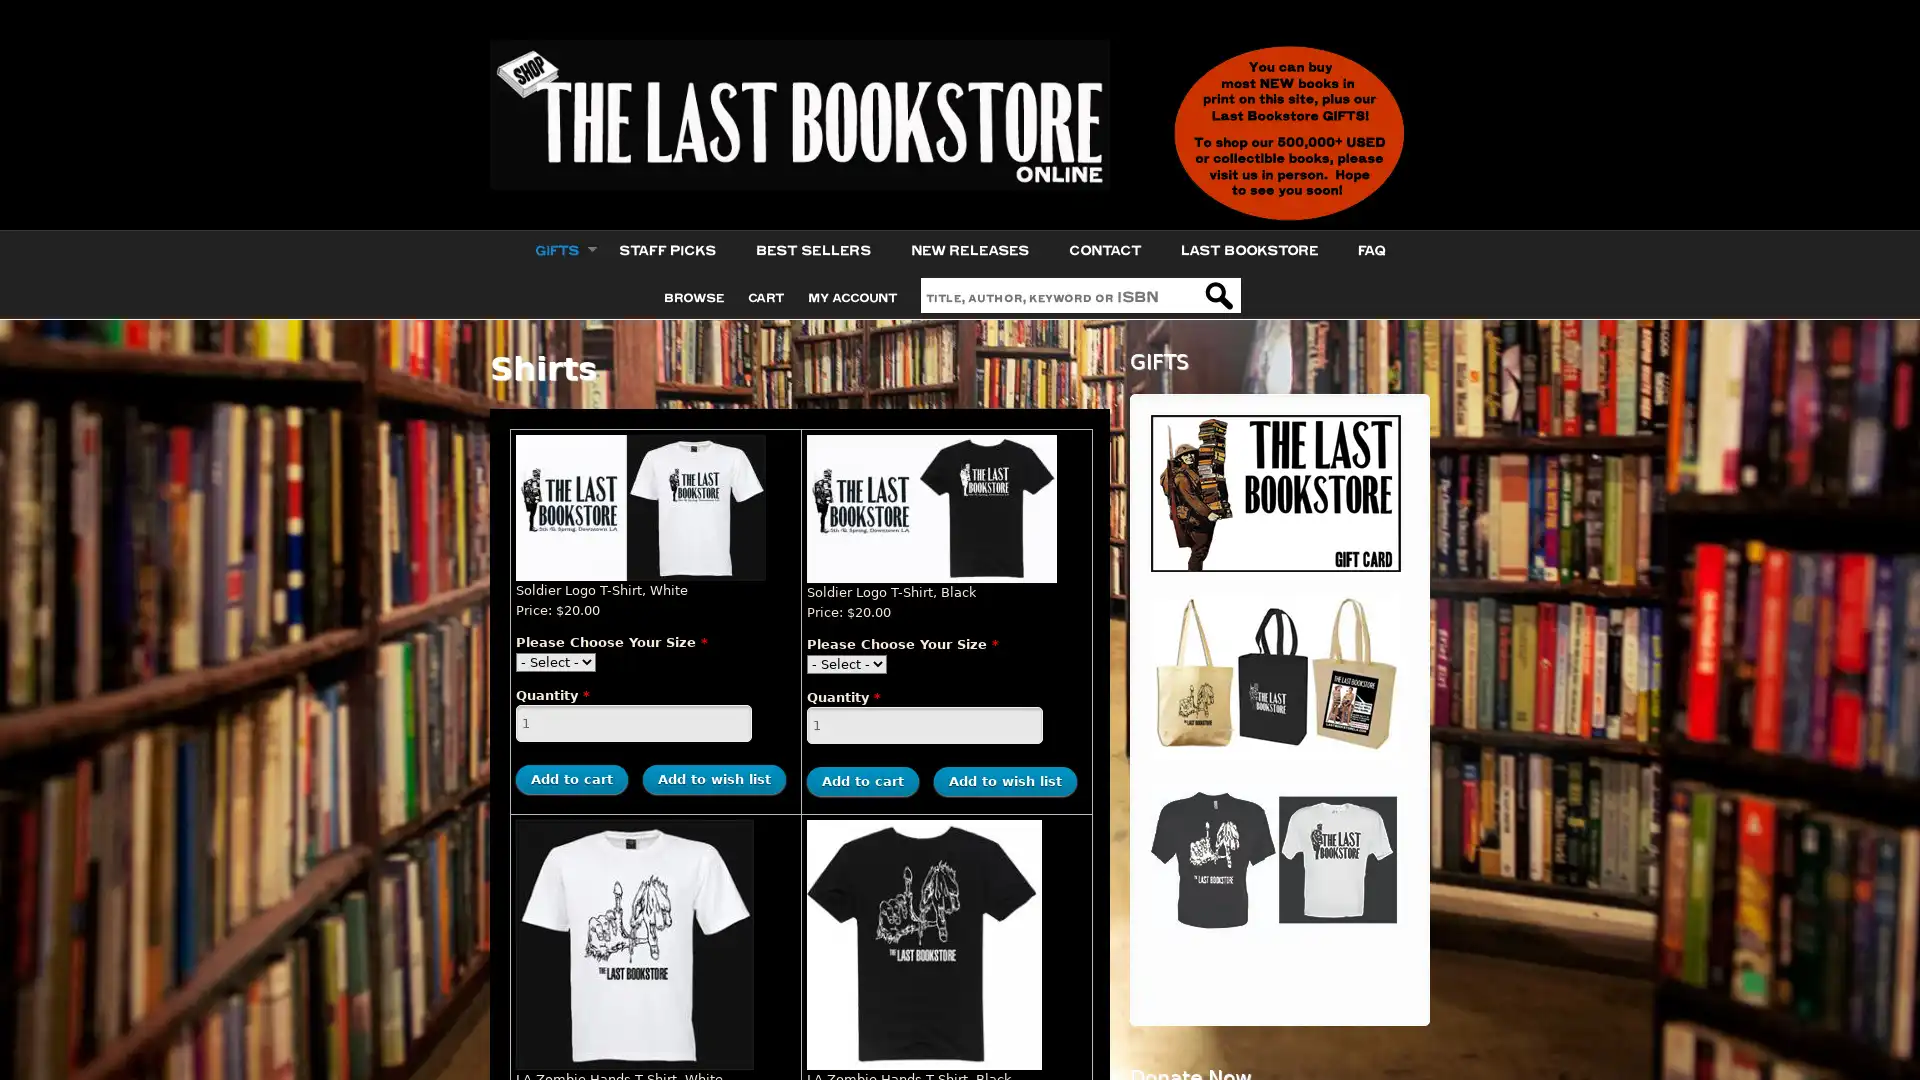  I want to click on Add to cart, so click(863, 780).